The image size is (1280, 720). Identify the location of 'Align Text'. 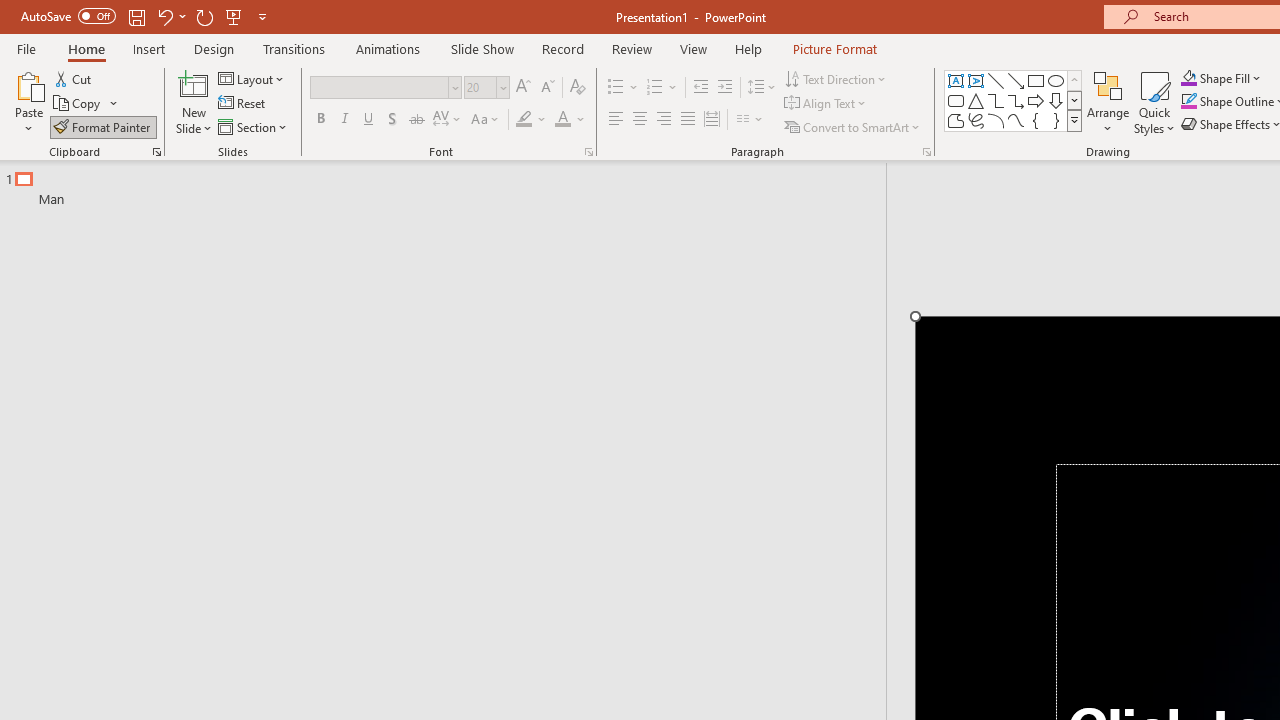
(826, 103).